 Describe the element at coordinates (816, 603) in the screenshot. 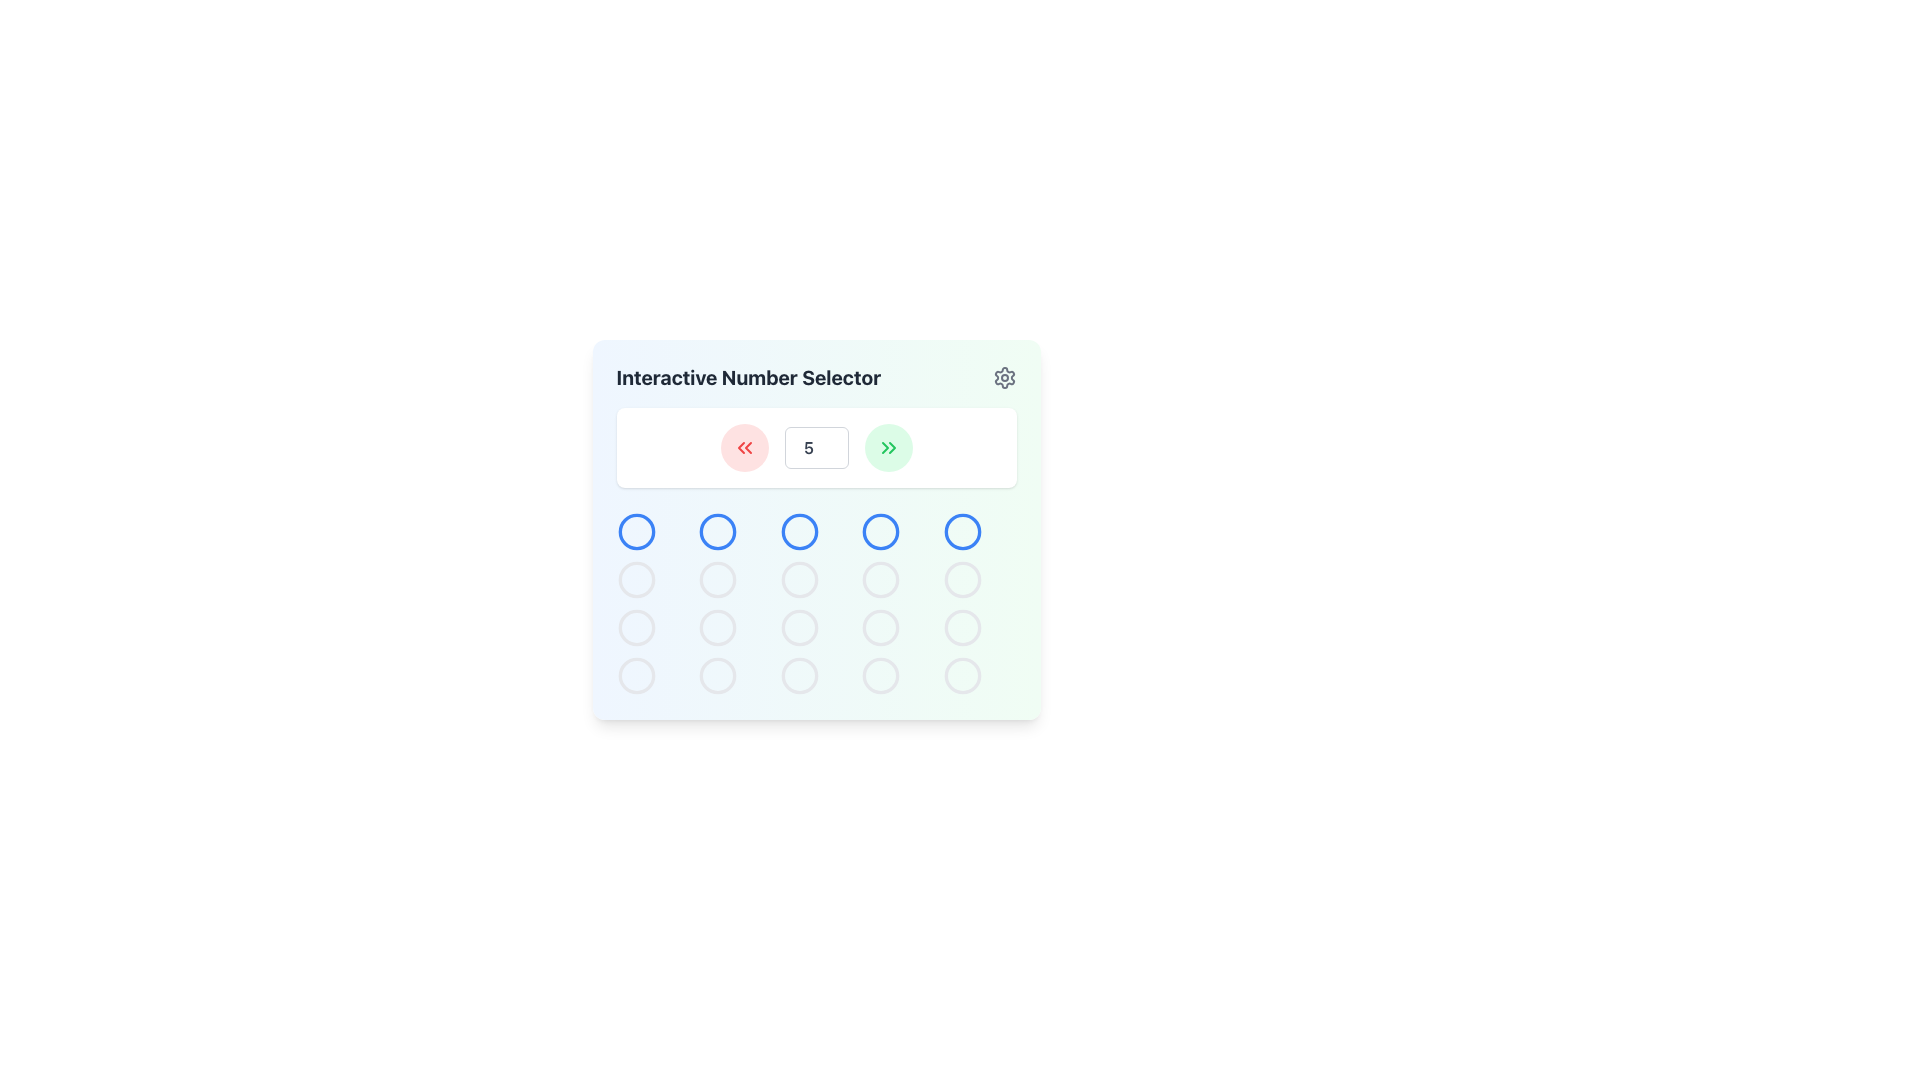

I see `the circular icons in the Interactive Number Selector grid layout` at that location.